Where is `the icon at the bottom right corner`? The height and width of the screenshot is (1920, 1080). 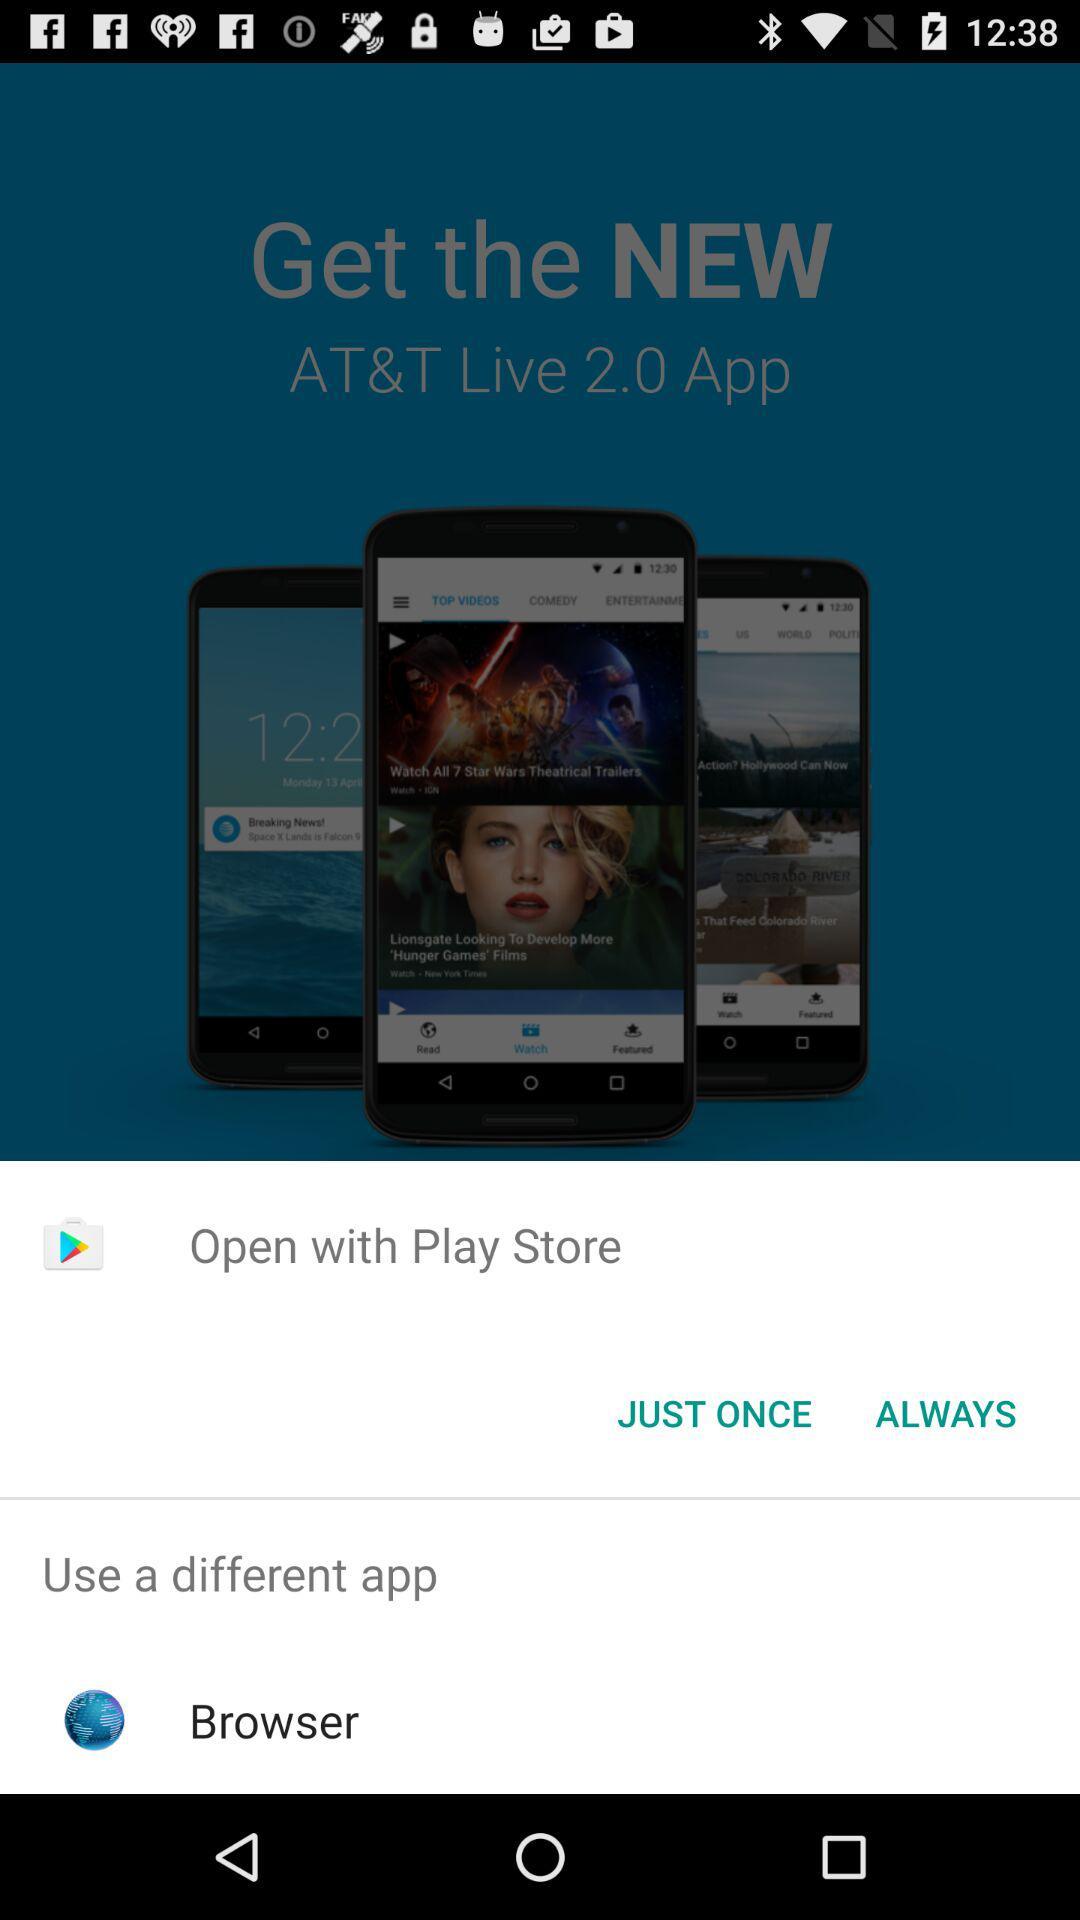
the icon at the bottom right corner is located at coordinates (945, 1411).